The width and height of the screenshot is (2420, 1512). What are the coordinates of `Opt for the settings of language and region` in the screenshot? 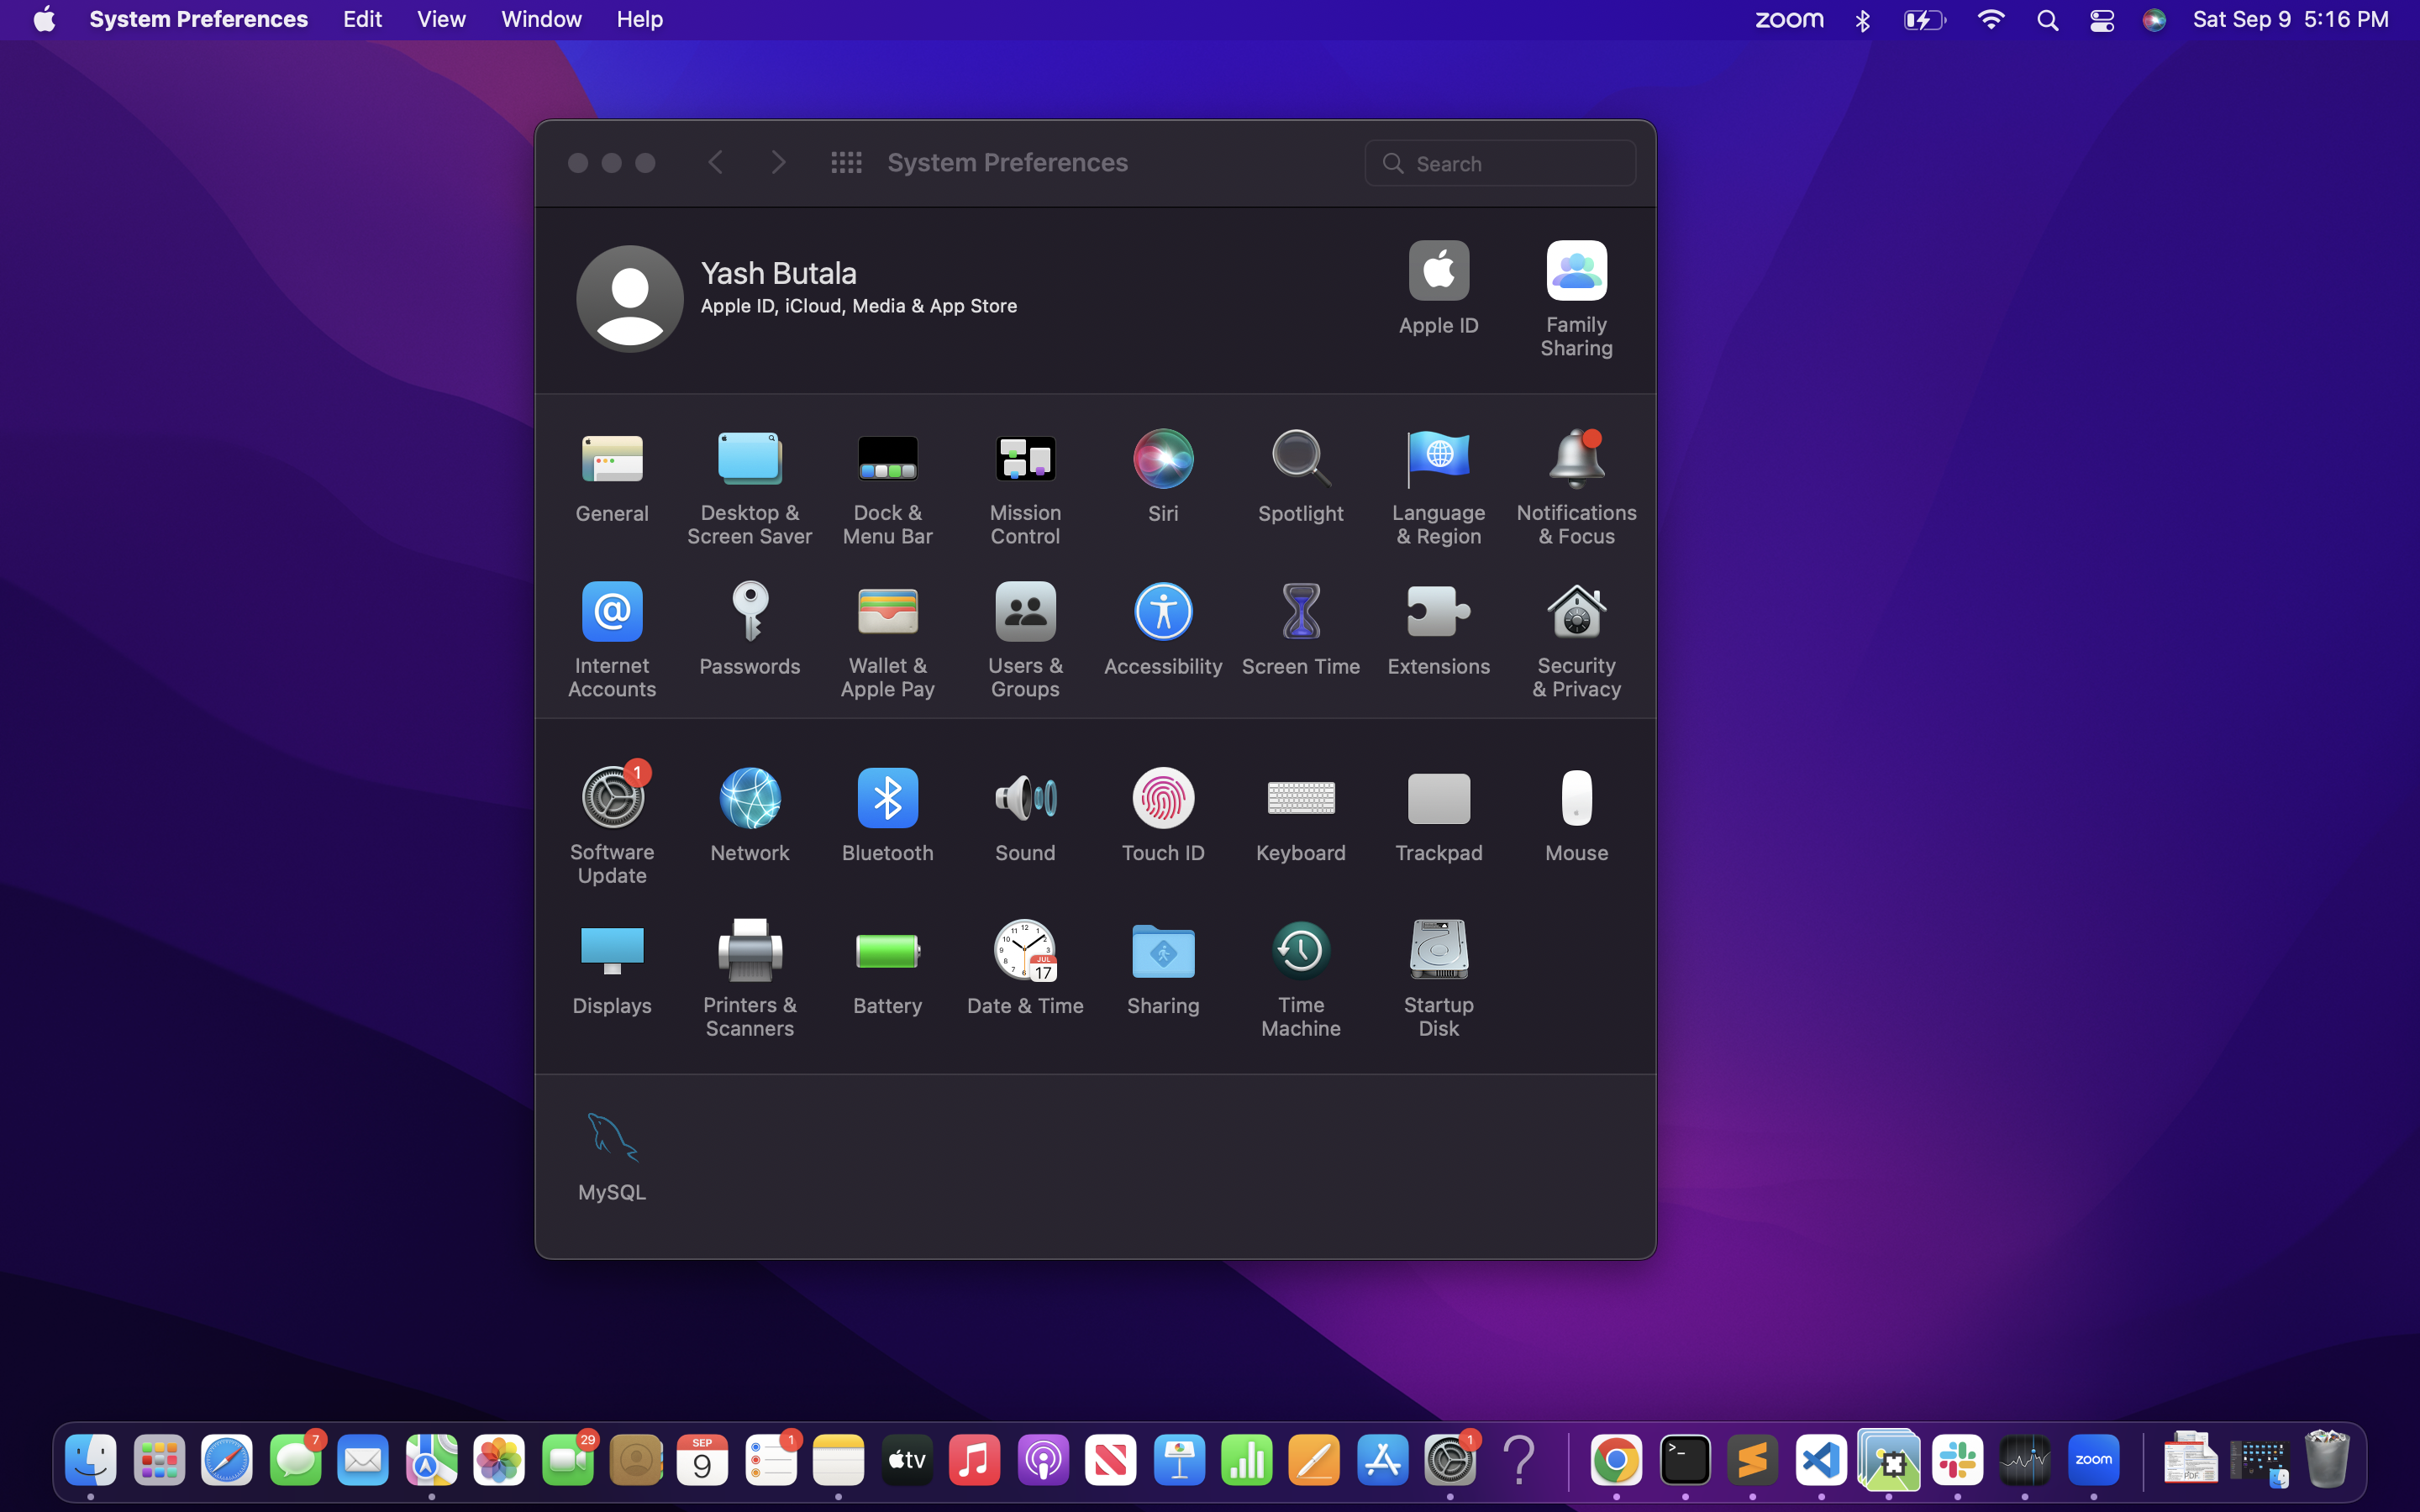 It's located at (1439, 487).